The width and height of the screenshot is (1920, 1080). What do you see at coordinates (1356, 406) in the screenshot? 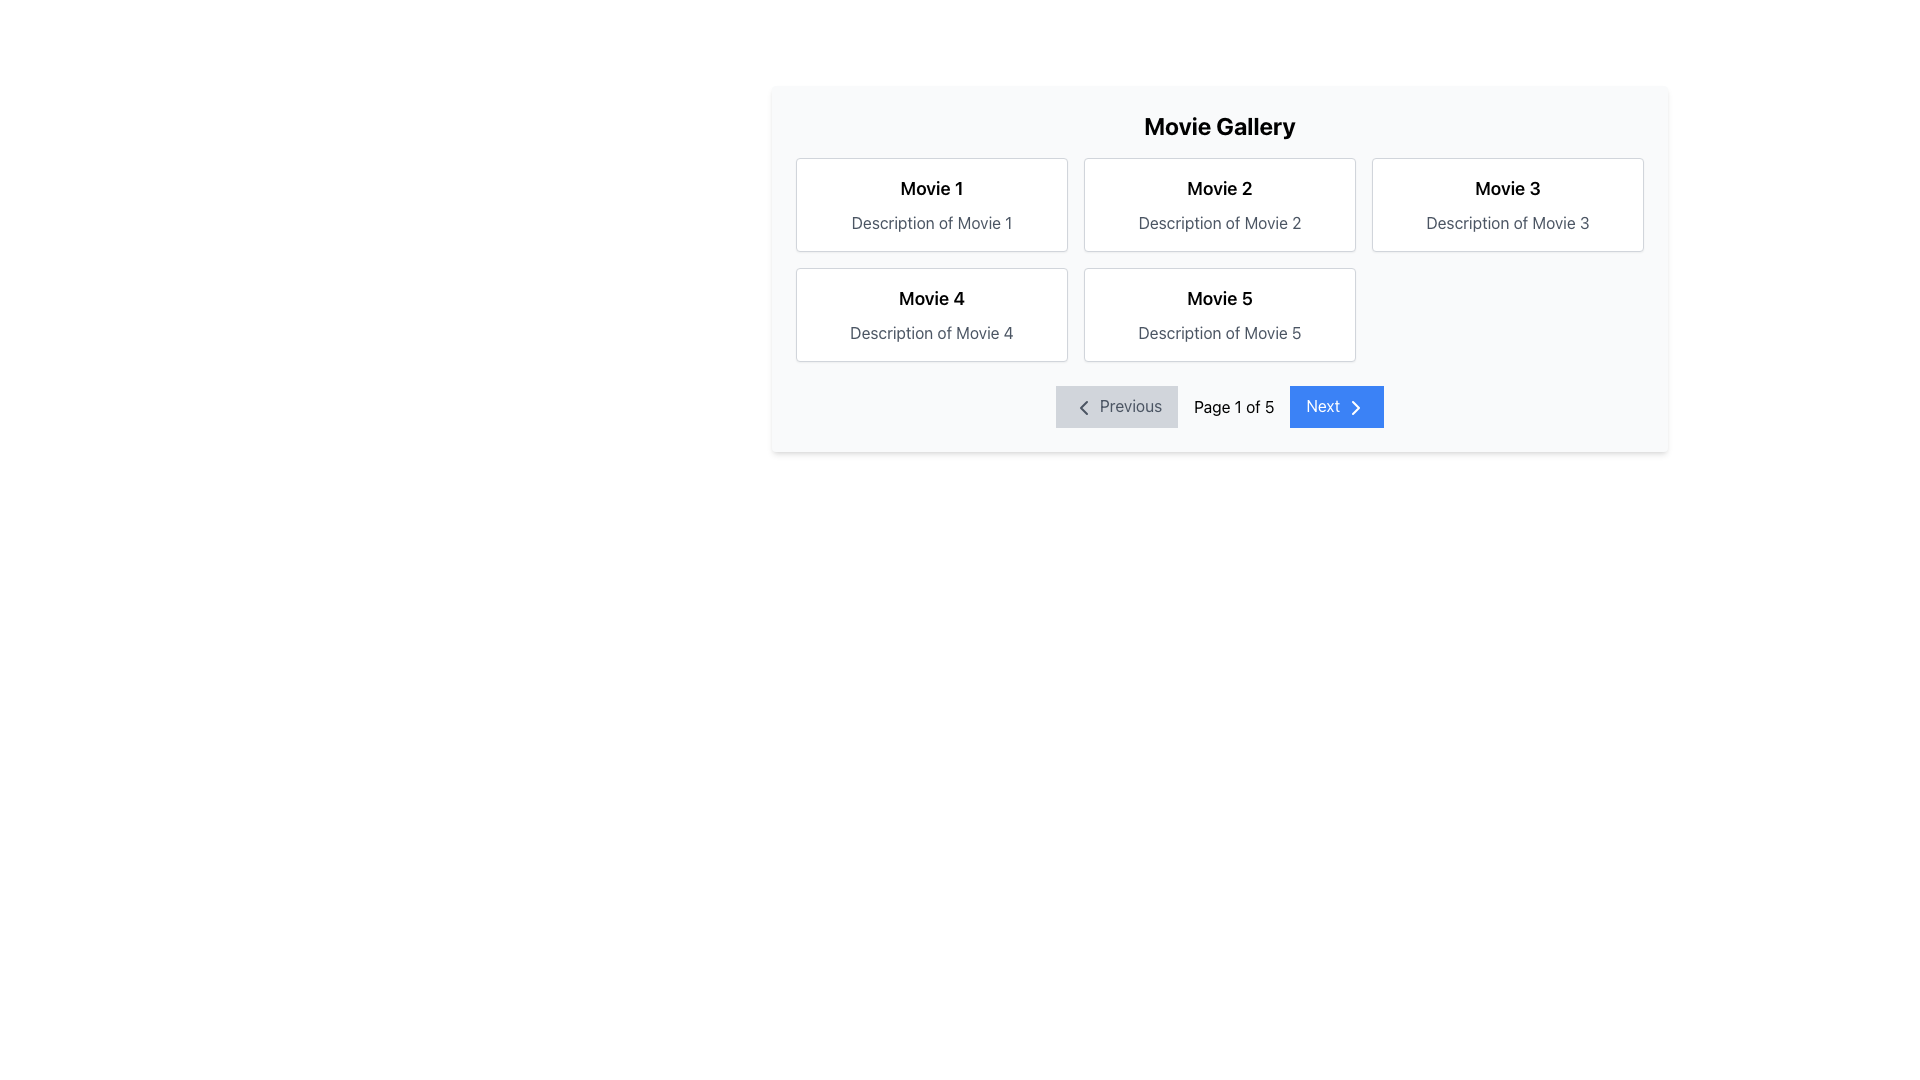
I see `the rightward-pointing chevron icon inside the 'Next' button located in the bottom navigation bar` at bounding box center [1356, 406].